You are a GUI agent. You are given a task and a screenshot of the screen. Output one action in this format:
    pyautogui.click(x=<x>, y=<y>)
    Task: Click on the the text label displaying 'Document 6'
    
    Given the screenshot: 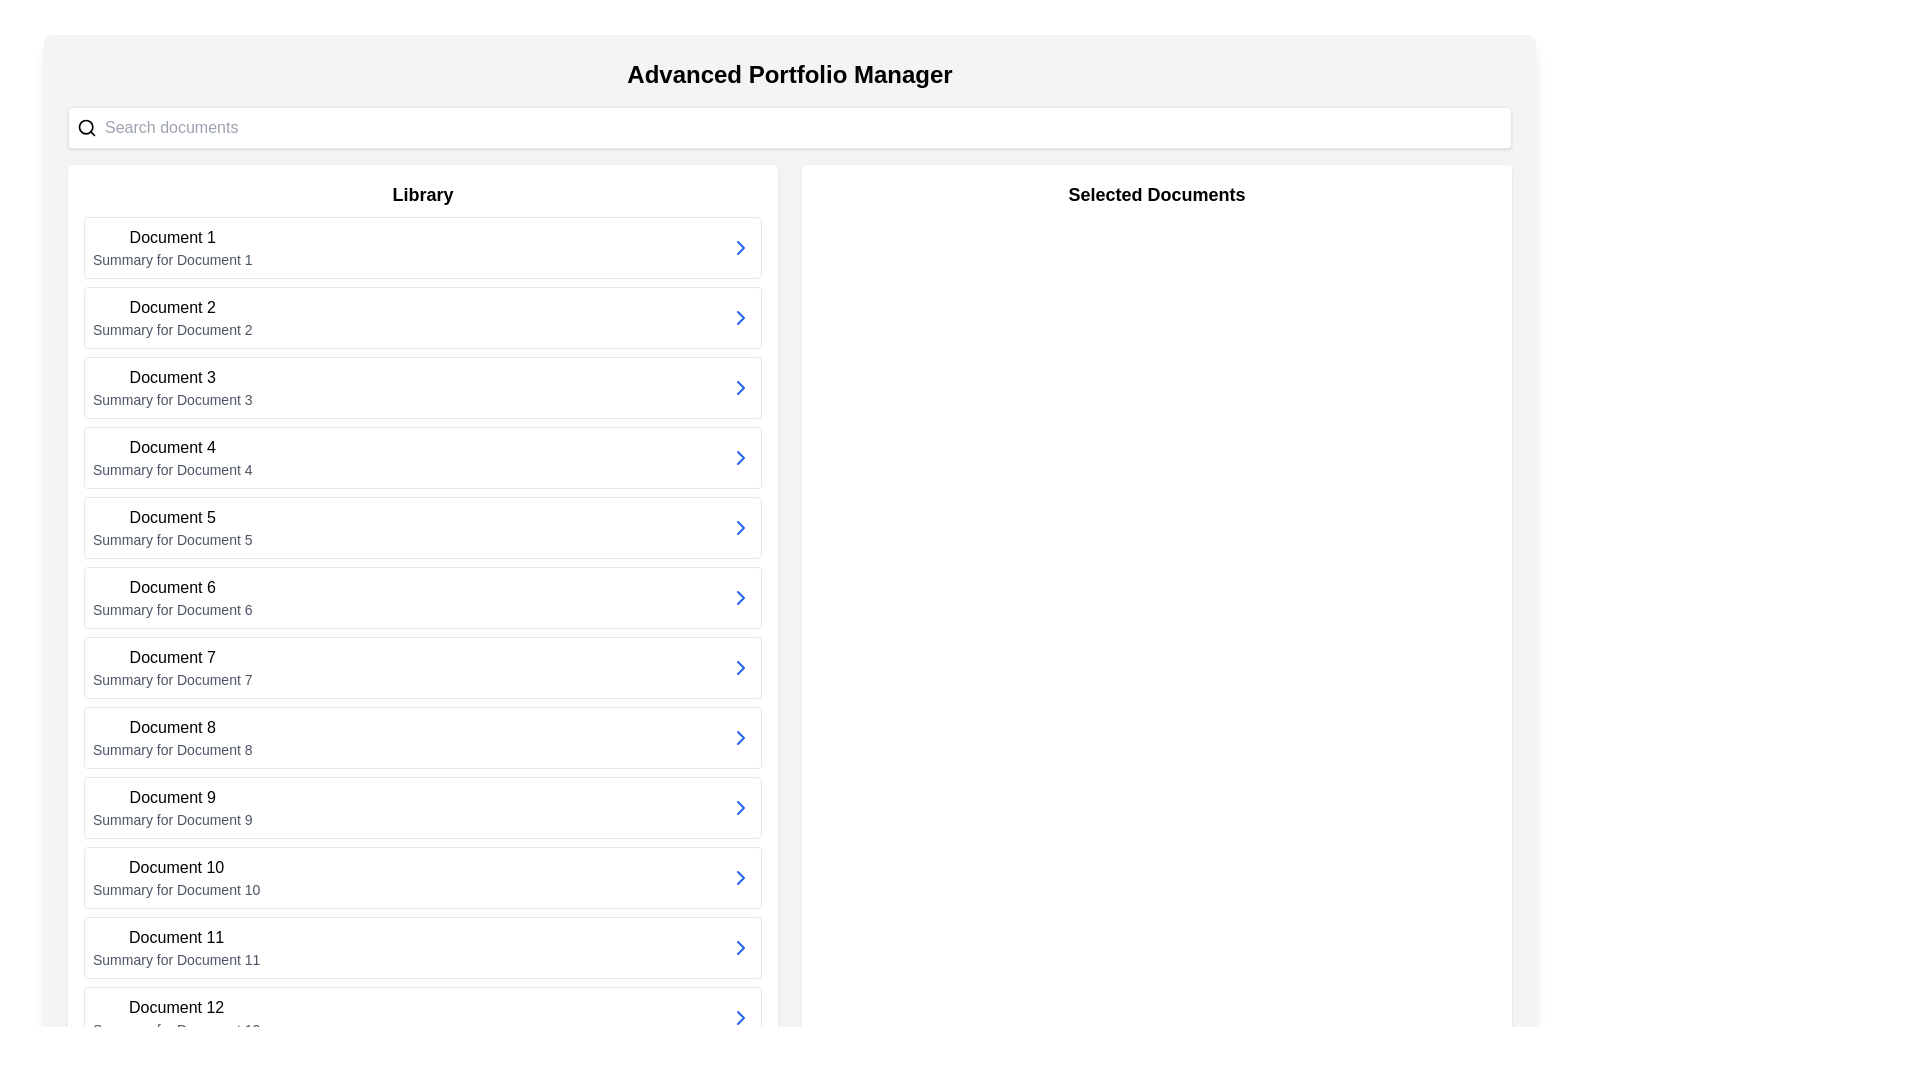 What is the action you would take?
    pyautogui.click(x=172, y=586)
    